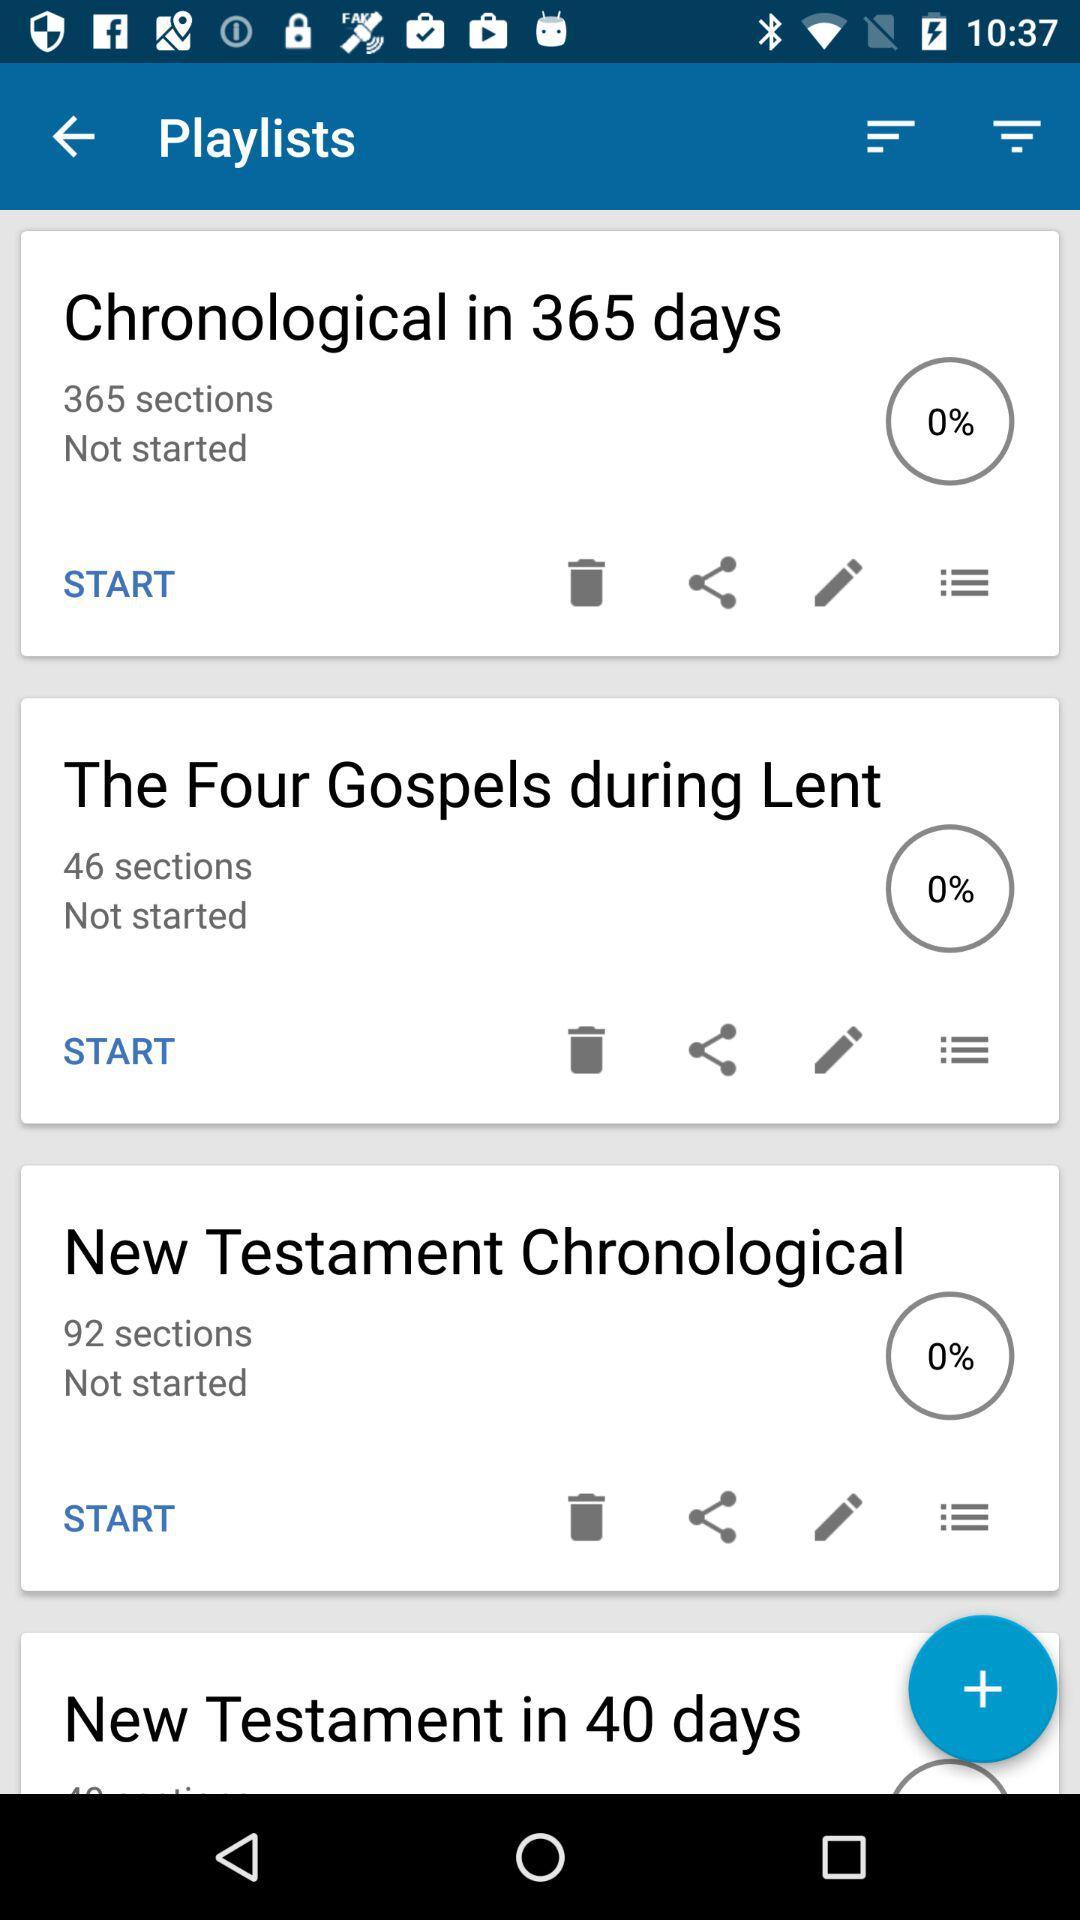 The width and height of the screenshot is (1080, 1920). What do you see at coordinates (72, 135) in the screenshot?
I see `icon above the chronological in 365 item` at bounding box center [72, 135].